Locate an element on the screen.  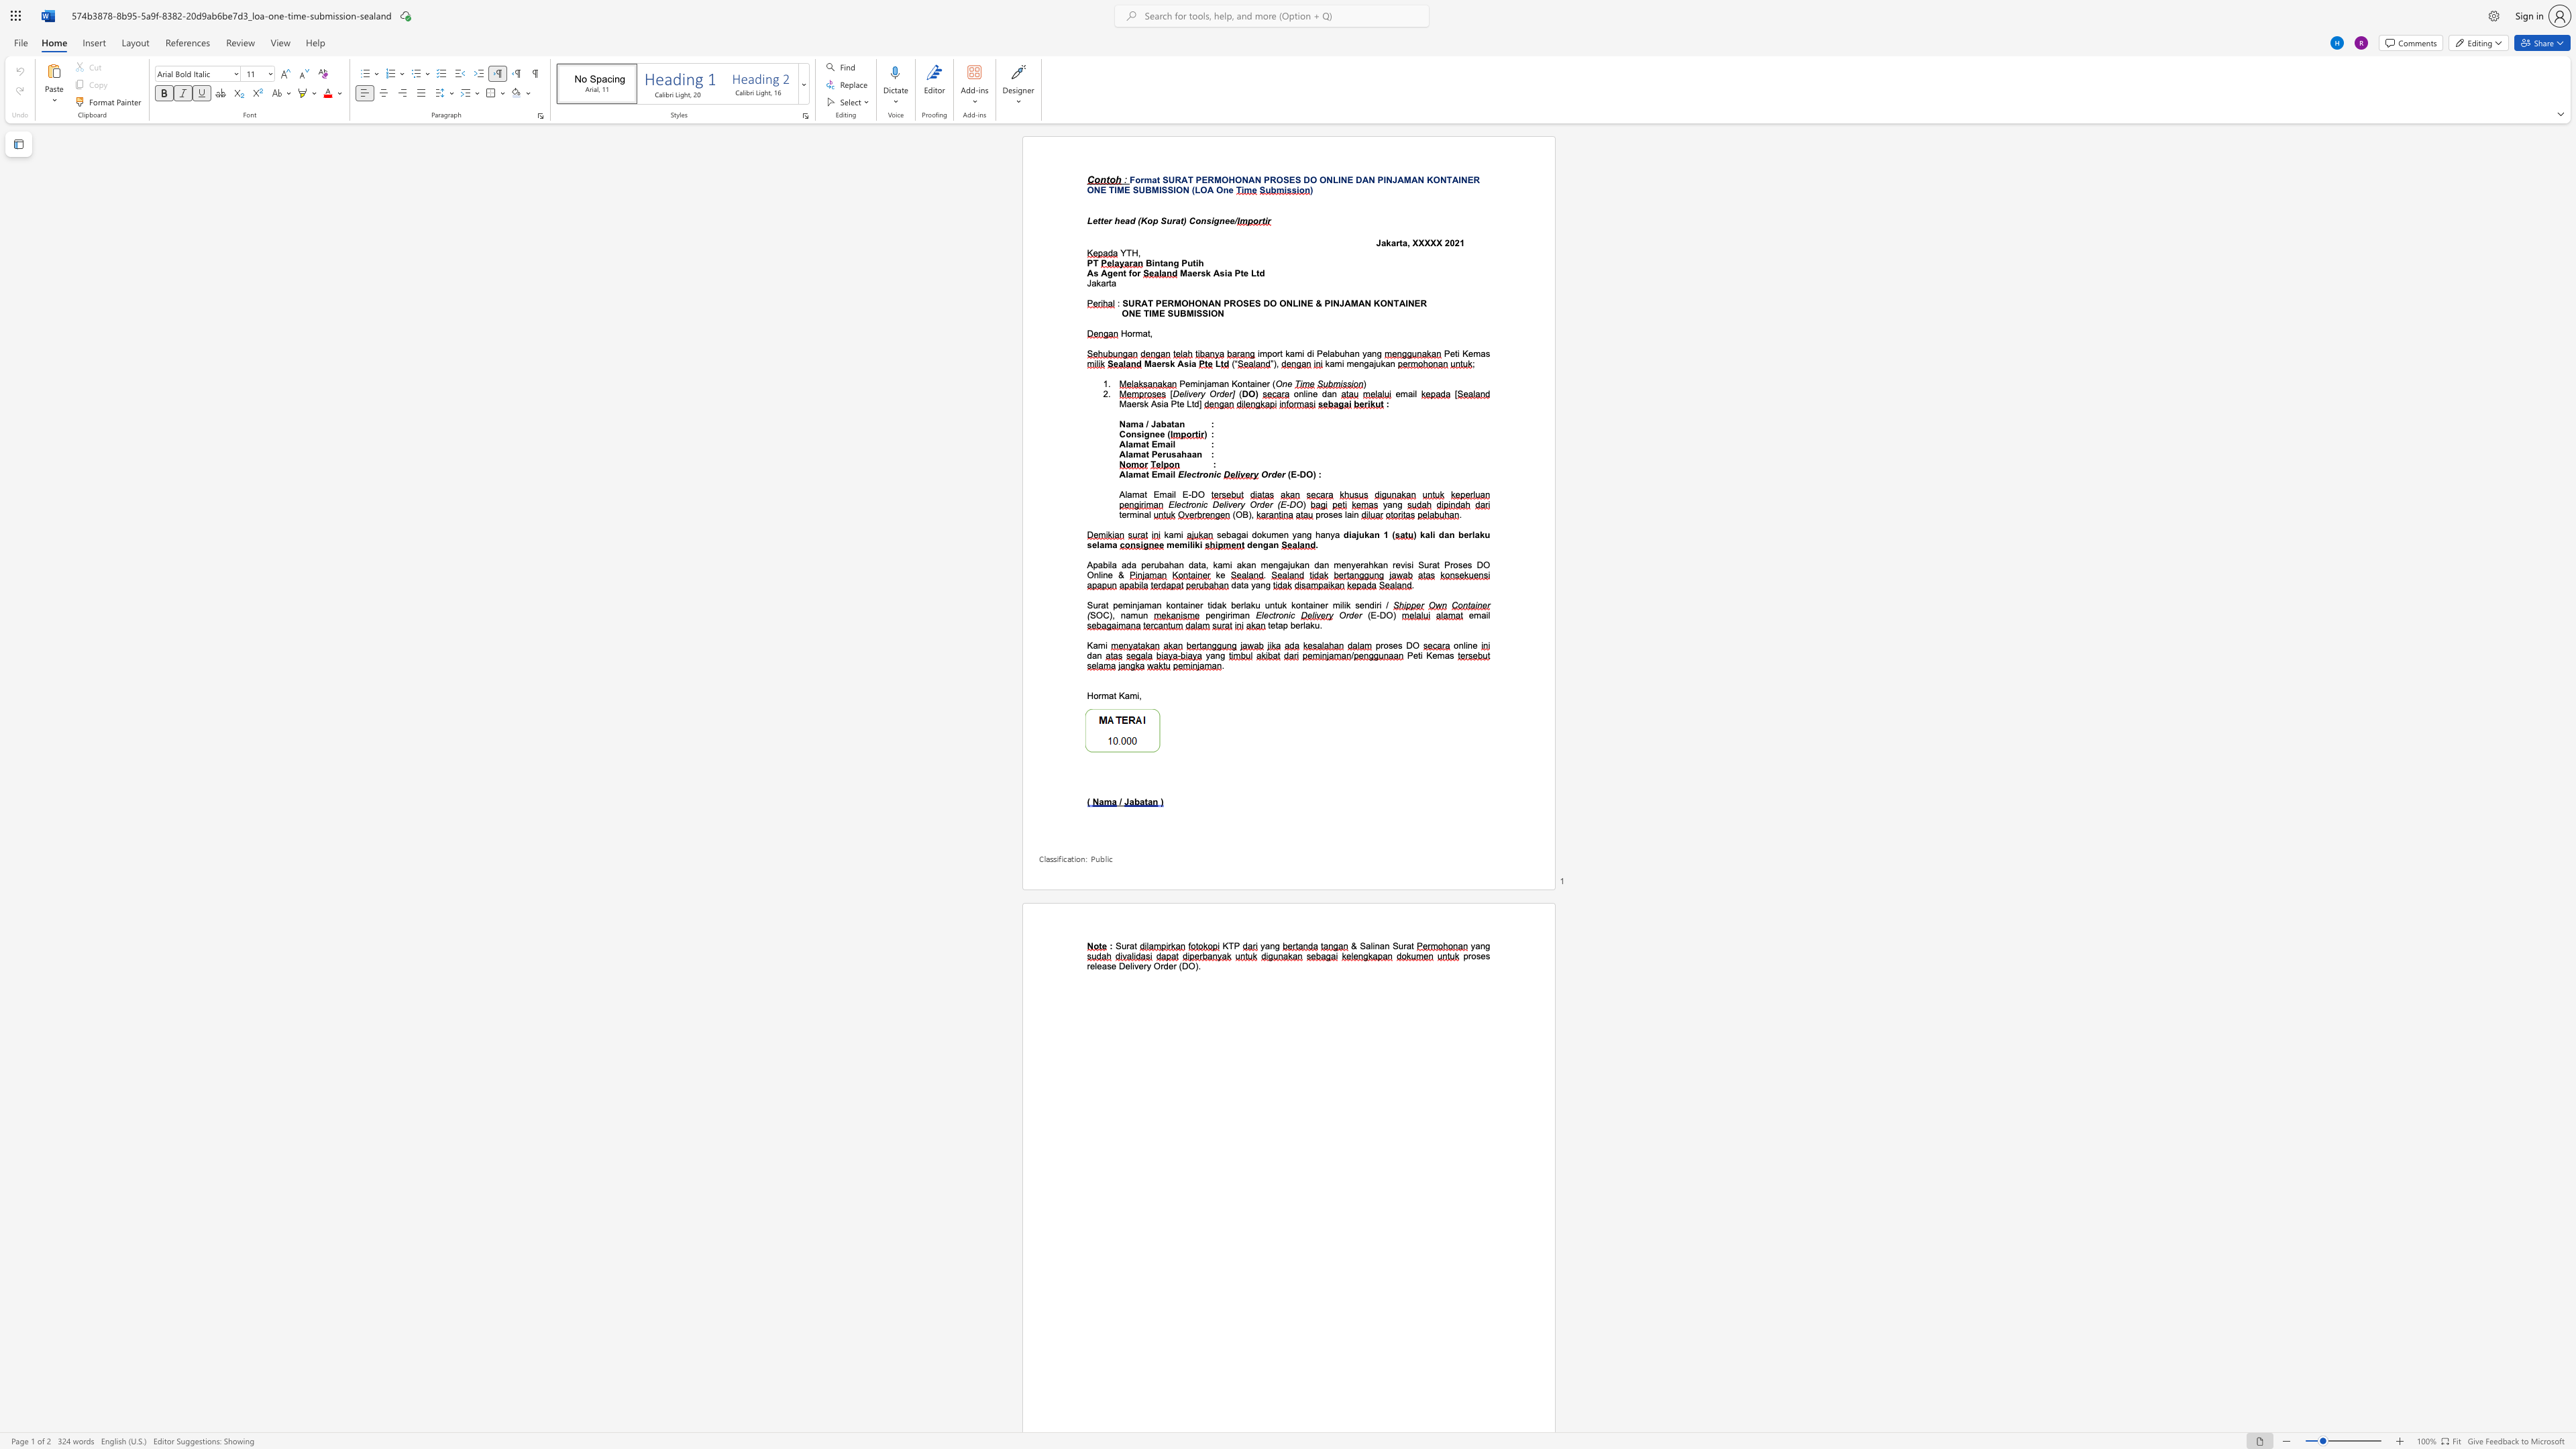
the subset text "ai" within the text "proses lain" is located at coordinates (1345, 513).